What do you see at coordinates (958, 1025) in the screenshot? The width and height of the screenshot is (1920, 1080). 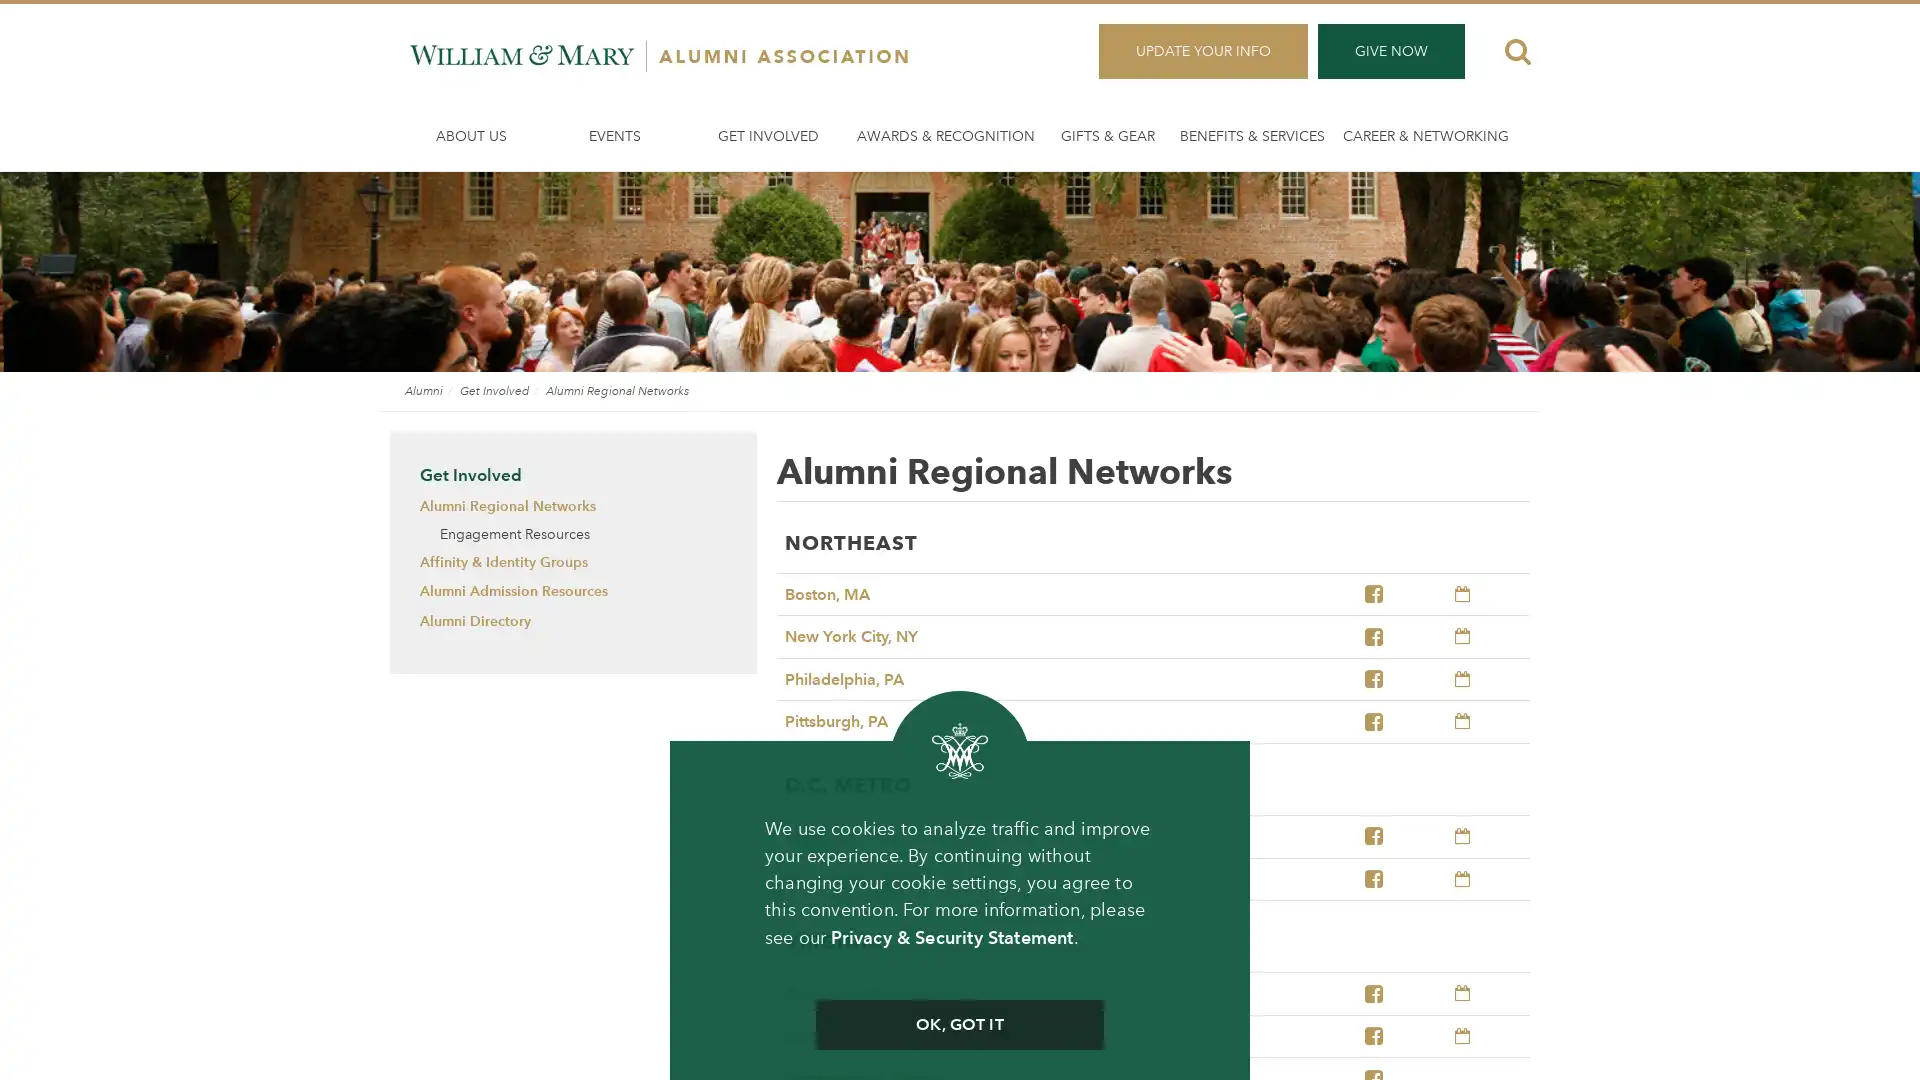 I see `OK, GOT IT` at bounding box center [958, 1025].